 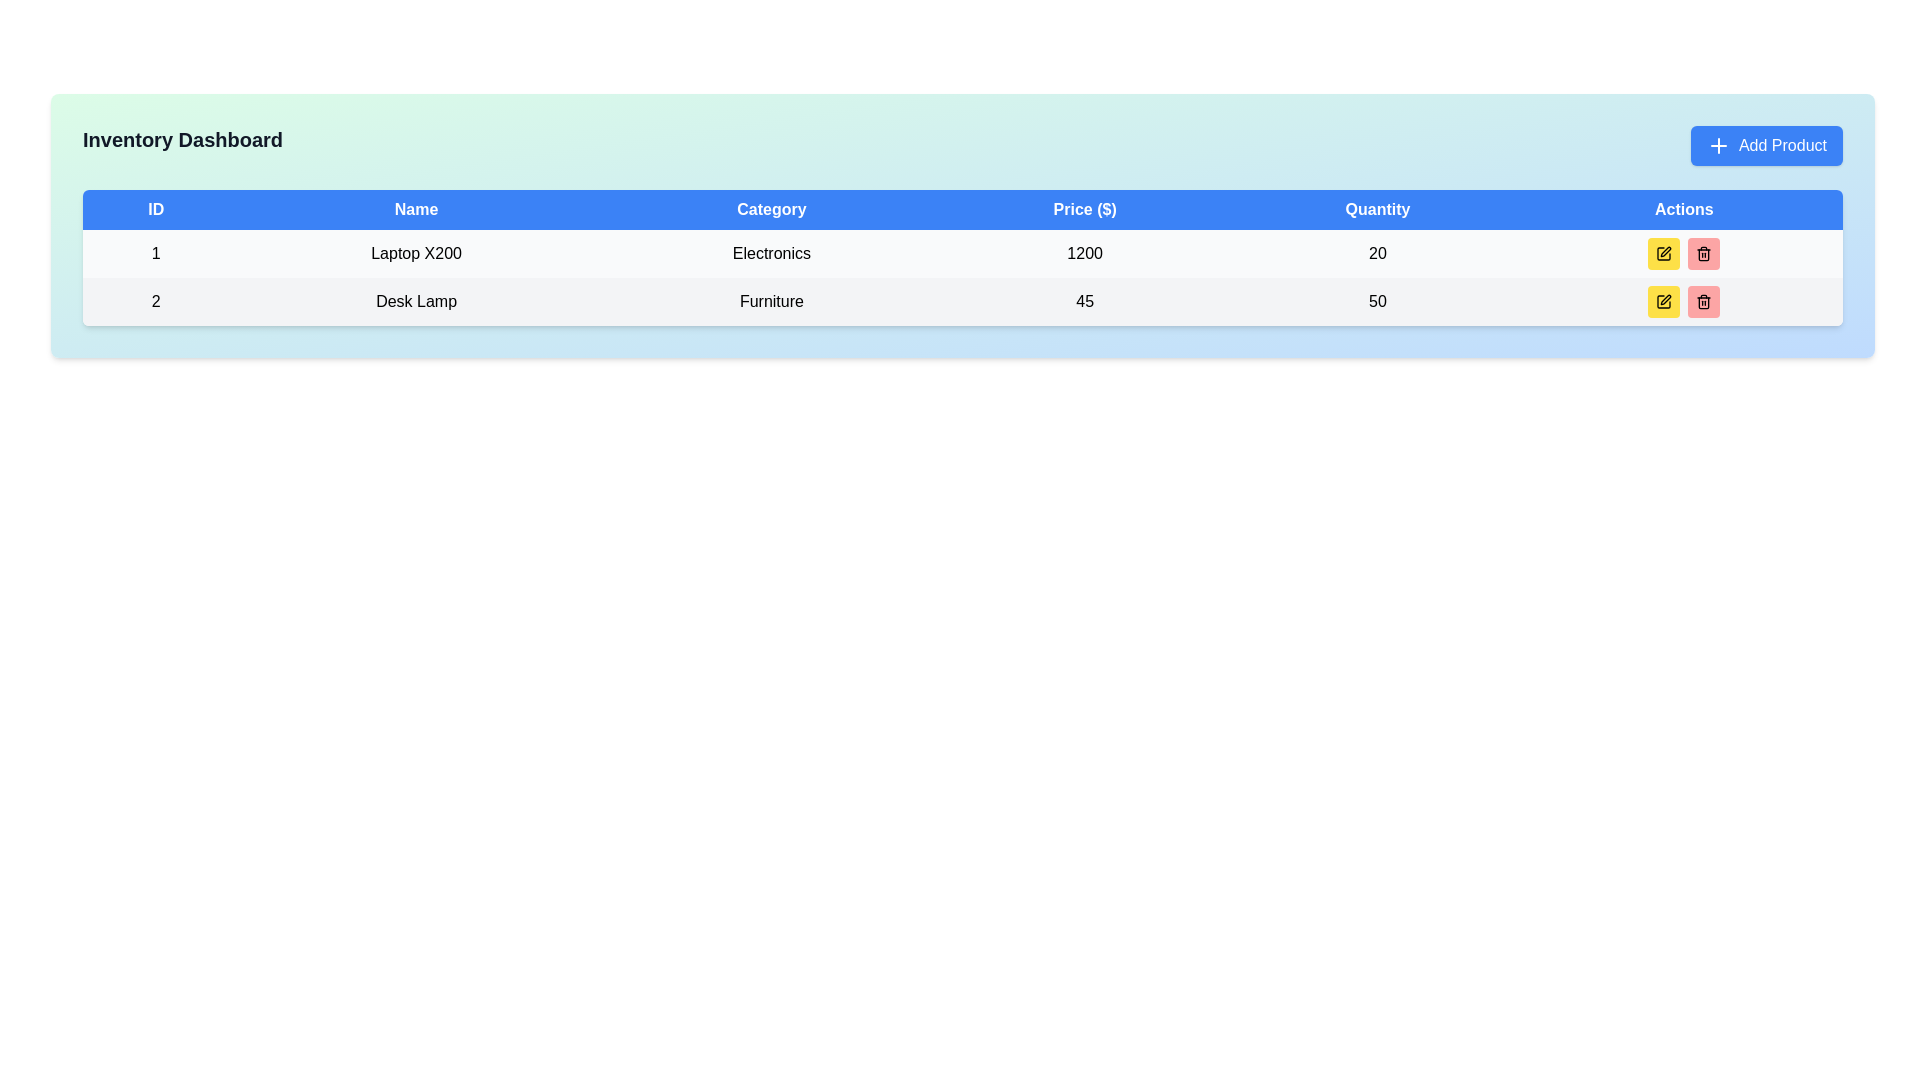 What do you see at coordinates (1664, 253) in the screenshot?
I see `the vector graphic element representing the edit button in the actions column of the second row in the product listing table` at bounding box center [1664, 253].